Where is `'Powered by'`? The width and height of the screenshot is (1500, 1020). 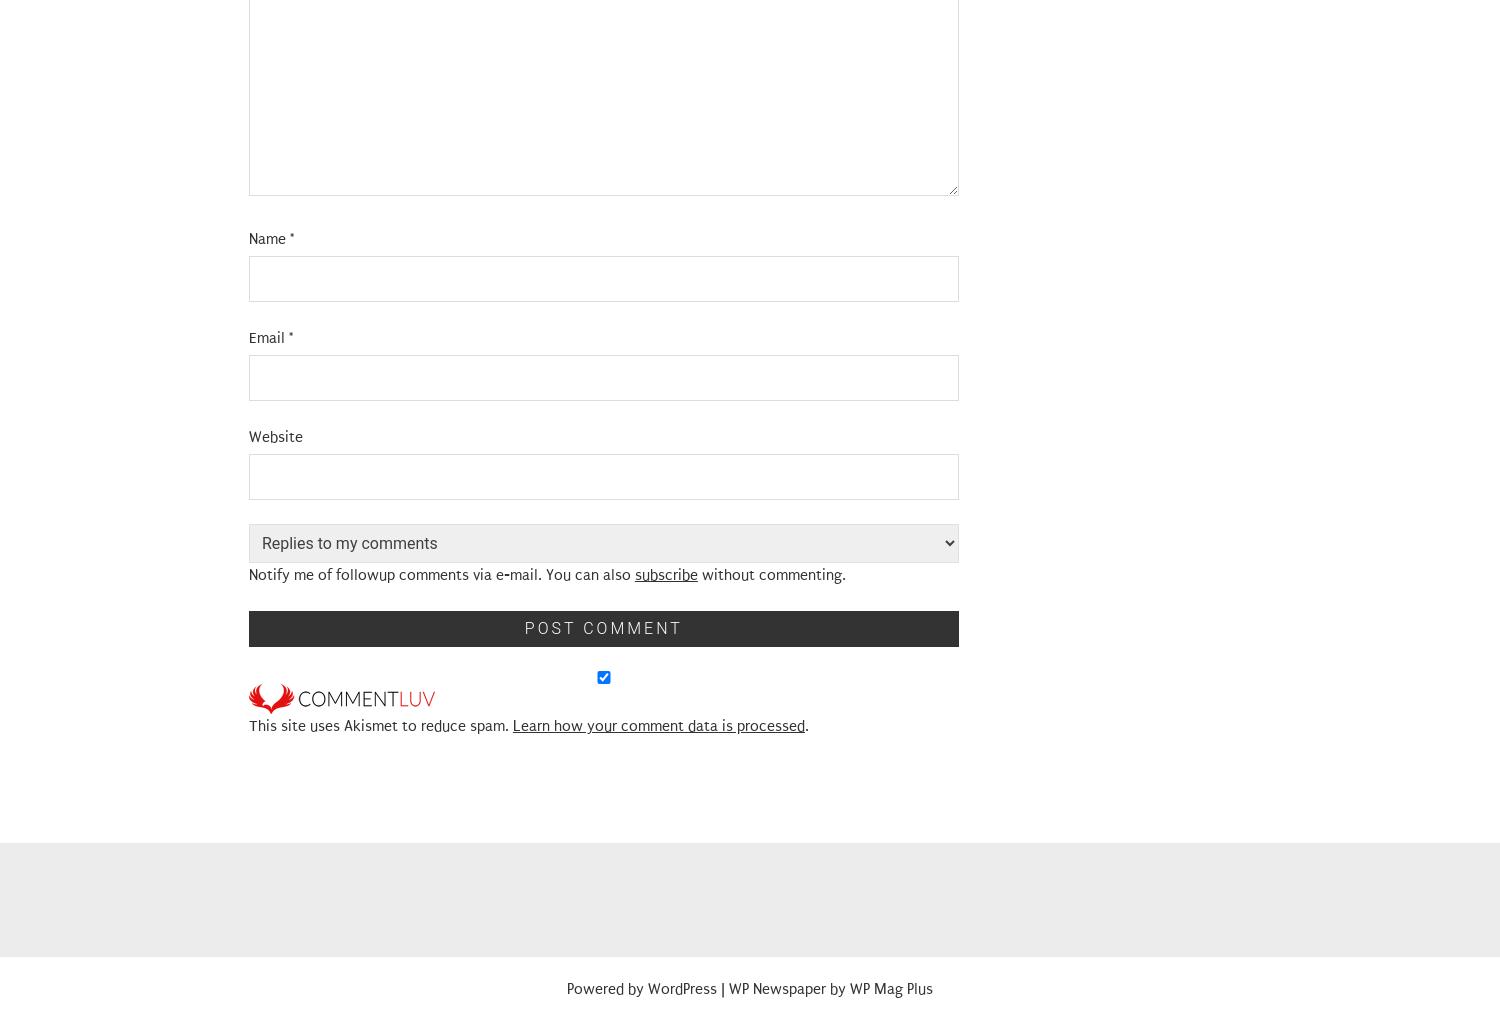 'Powered by' is located at coordinates (606, 988).